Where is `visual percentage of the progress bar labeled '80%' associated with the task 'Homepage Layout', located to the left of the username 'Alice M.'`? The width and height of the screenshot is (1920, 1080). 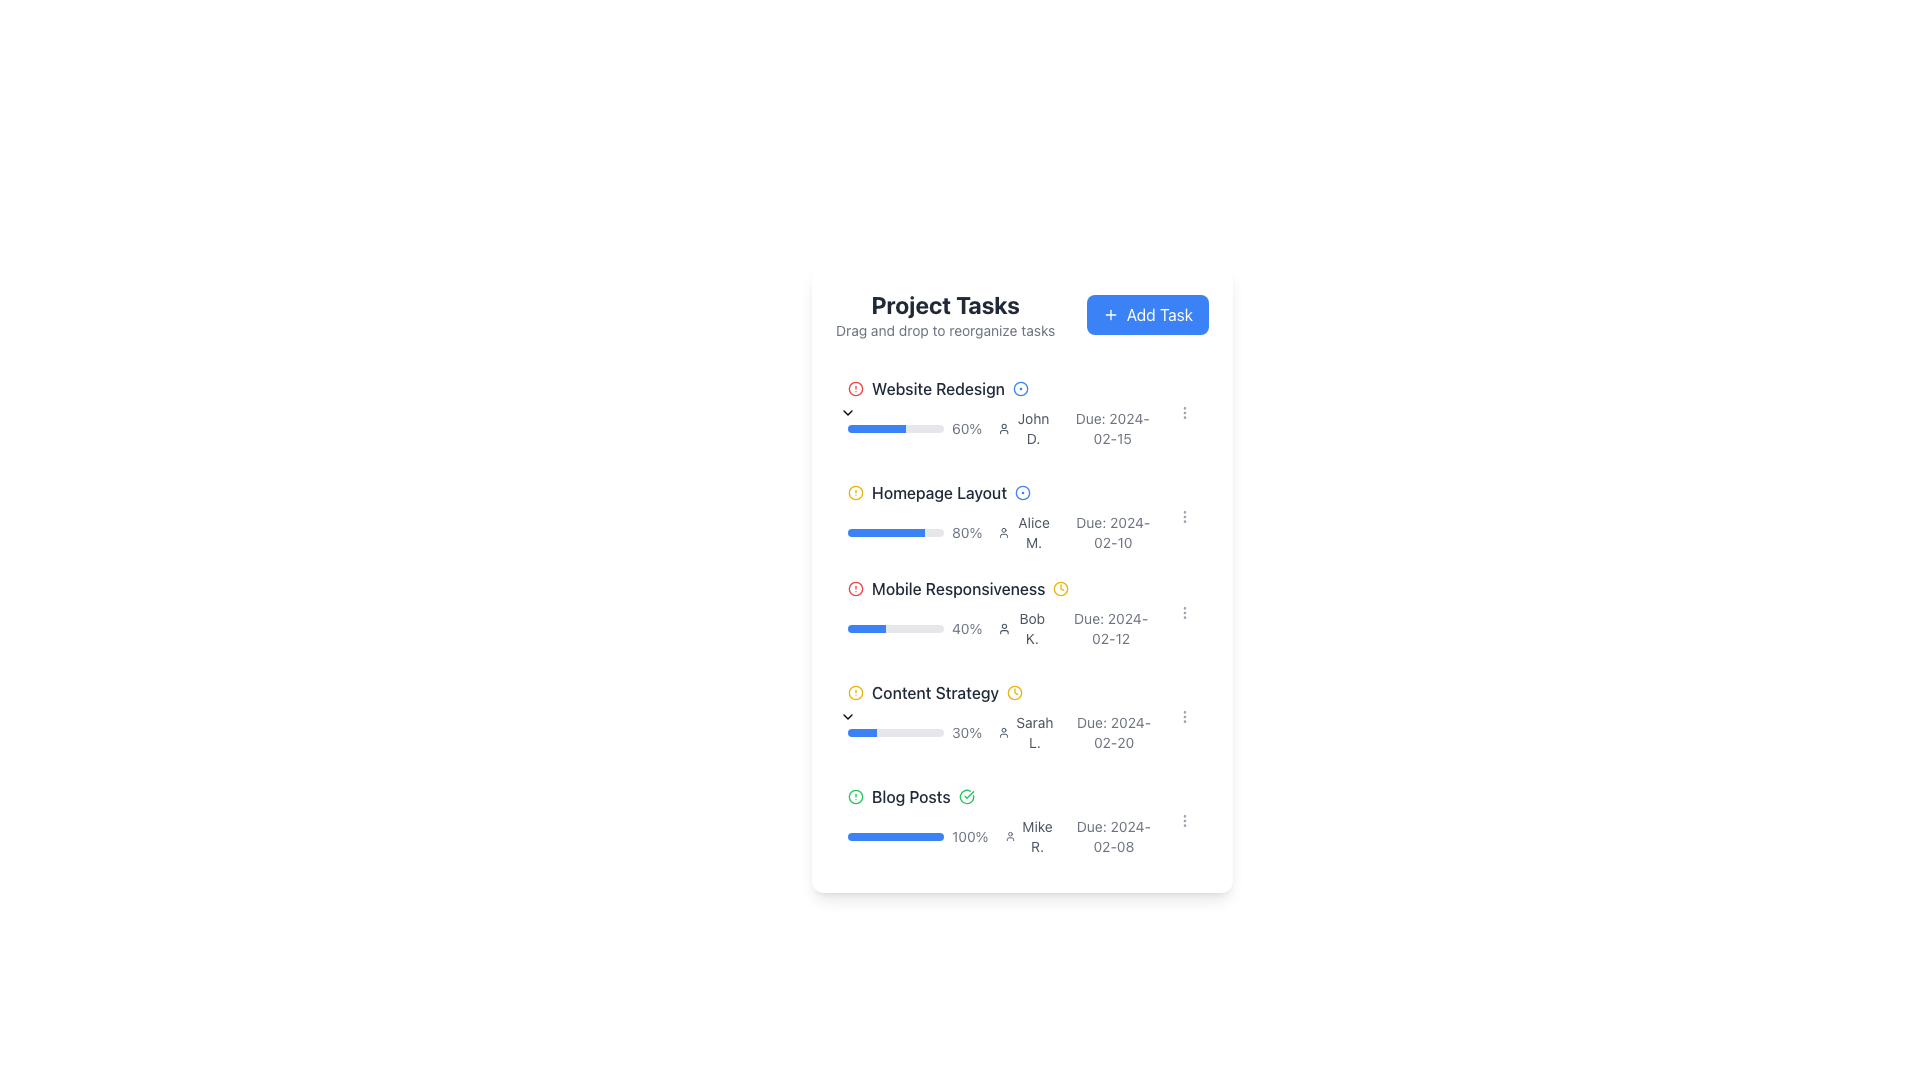
visual percentage of the progress bar labeled '80%' associated with the task 'Homepage Layout', located to the left of the username 'Alice M.' is located at coordinates (914, 531).